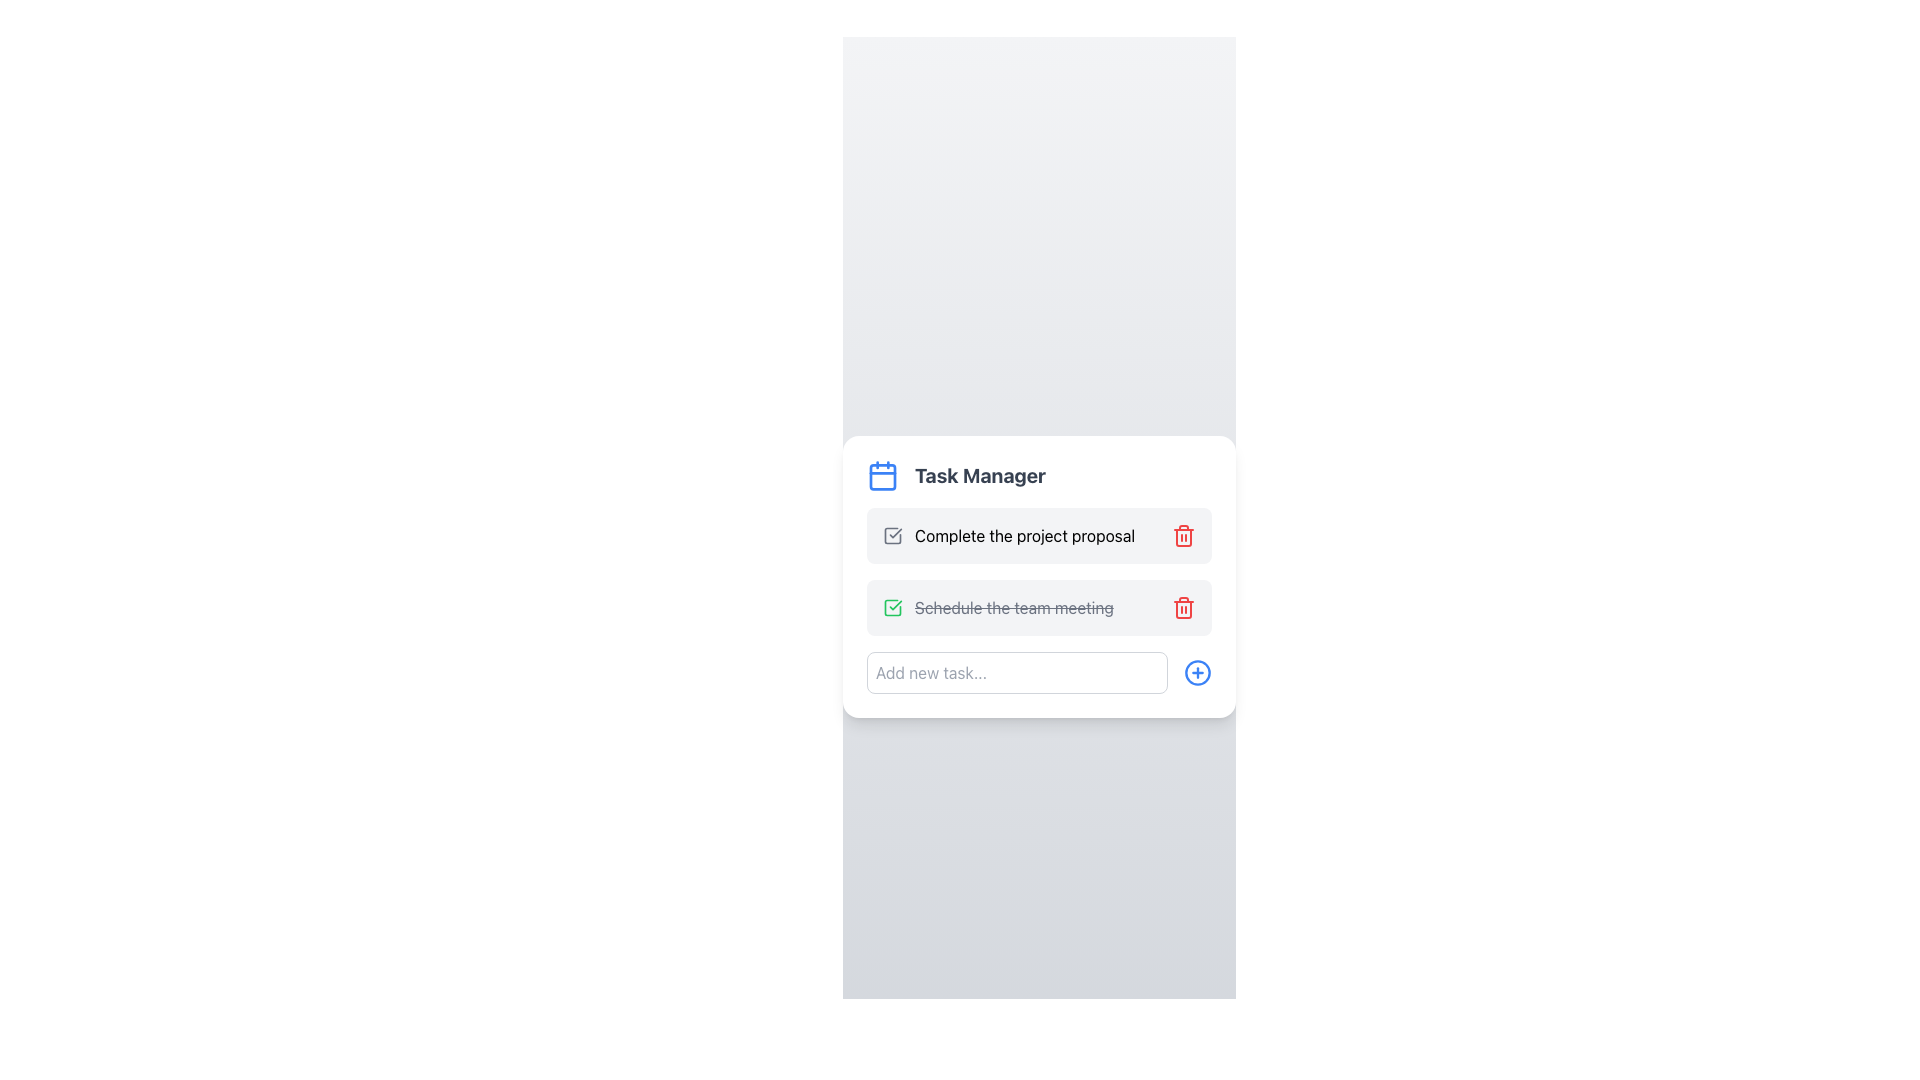  What do you see at coordinates (1184, 608) in the screenshot?
I see `the trashcan icon outline located beside the 'Schedule the team meeting' text in the second task block to observe any visual changes` at bounding box center [1184, 608].